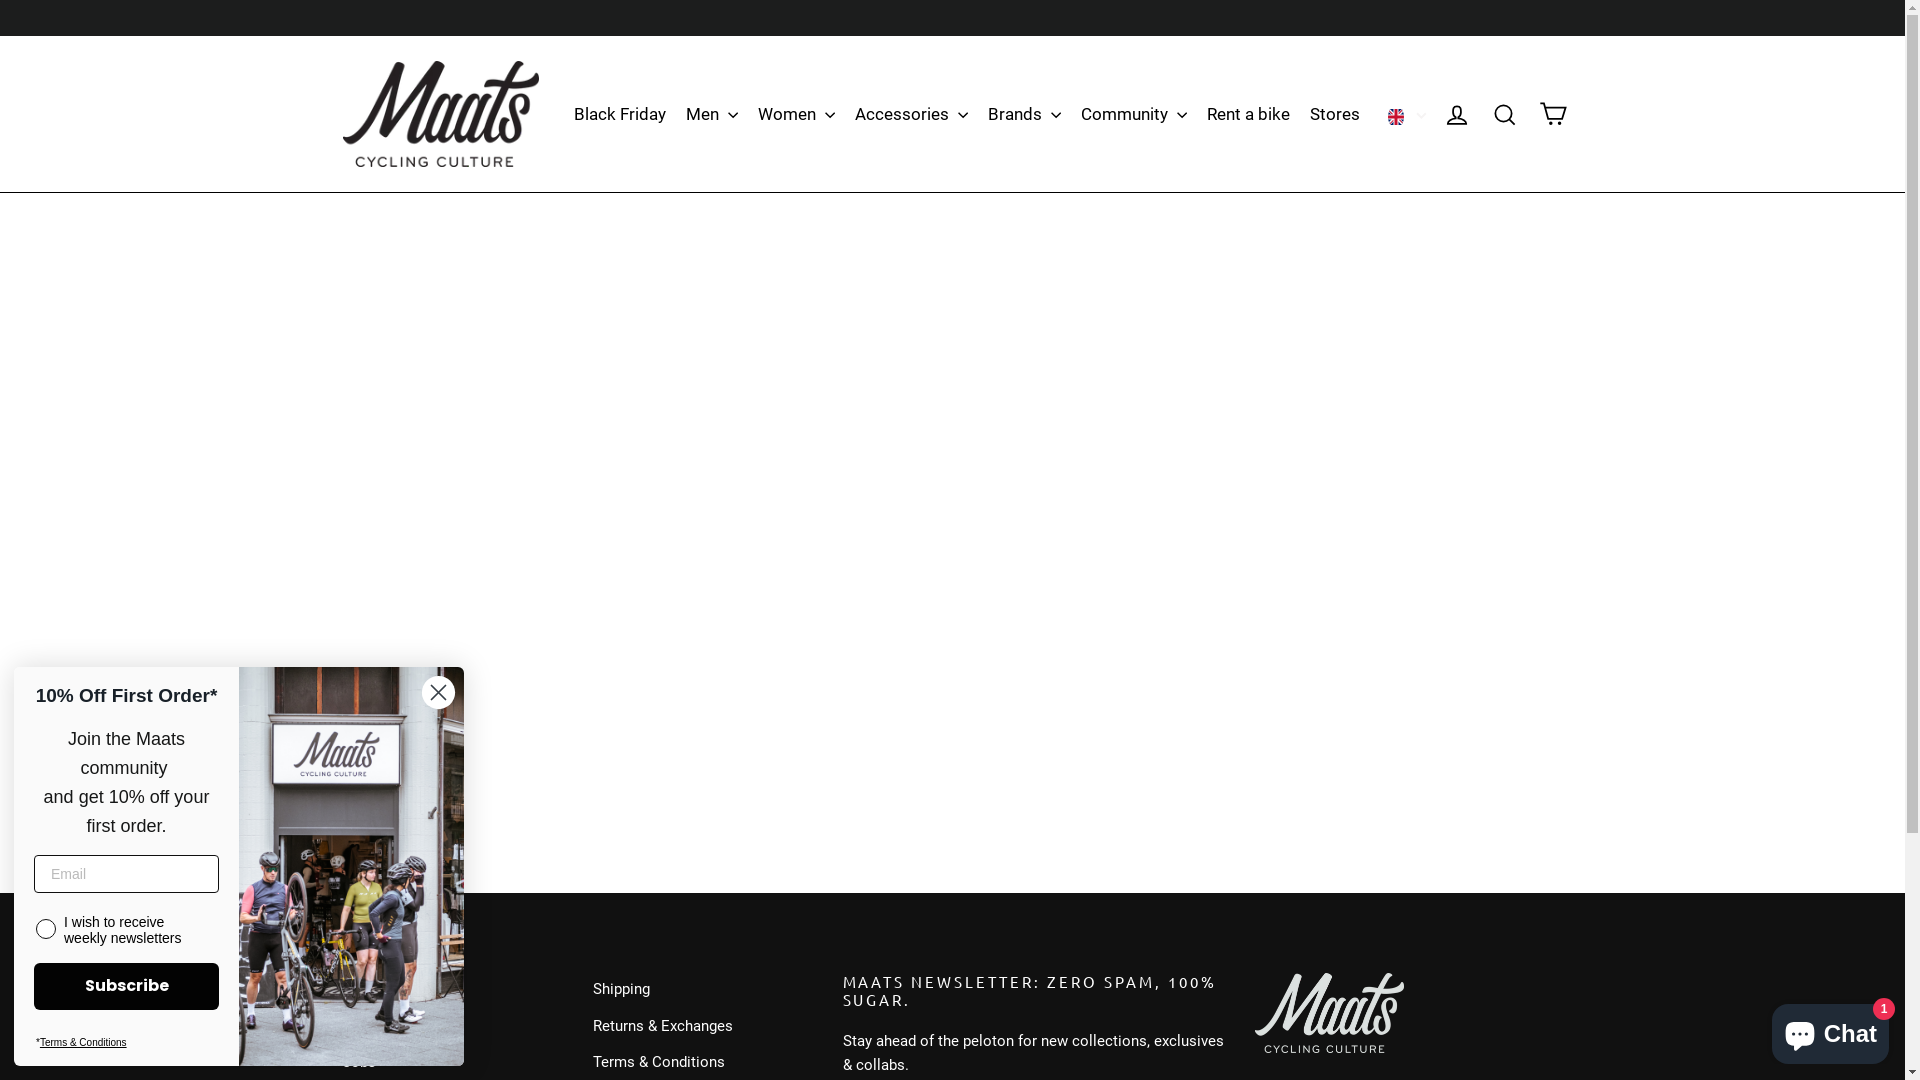 Image resolution: width=1920 pixels, height=1080 pixels. What do you see at coordinates (341, 1060) in the screenshot?
I see `'Jobs'` at bounding box center [341, 1060].